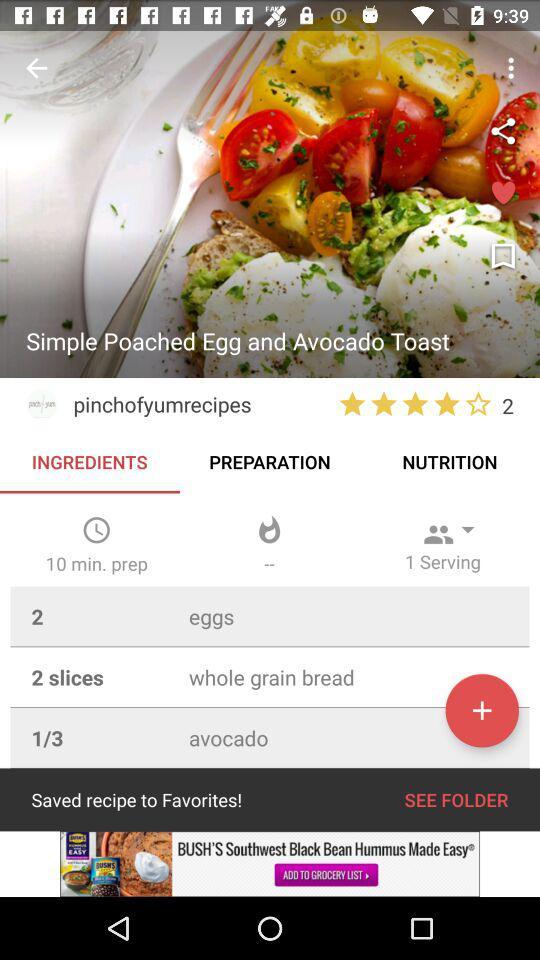  Describe the element at coordinates (481, 710) in the screenshot. I see `to favorites` at that location.